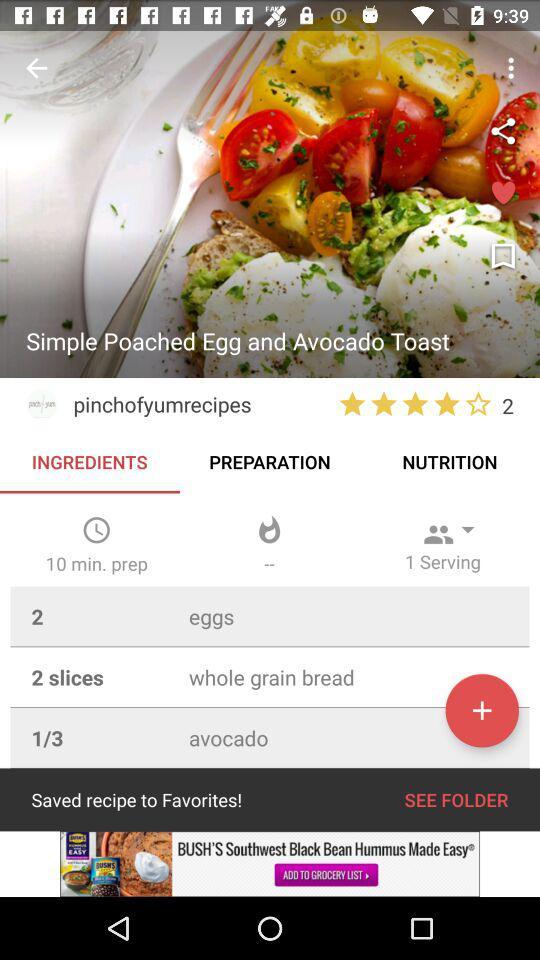  Describe the element at coordinates (481, 710) in the screenshot. I see `to favorites` at that location.